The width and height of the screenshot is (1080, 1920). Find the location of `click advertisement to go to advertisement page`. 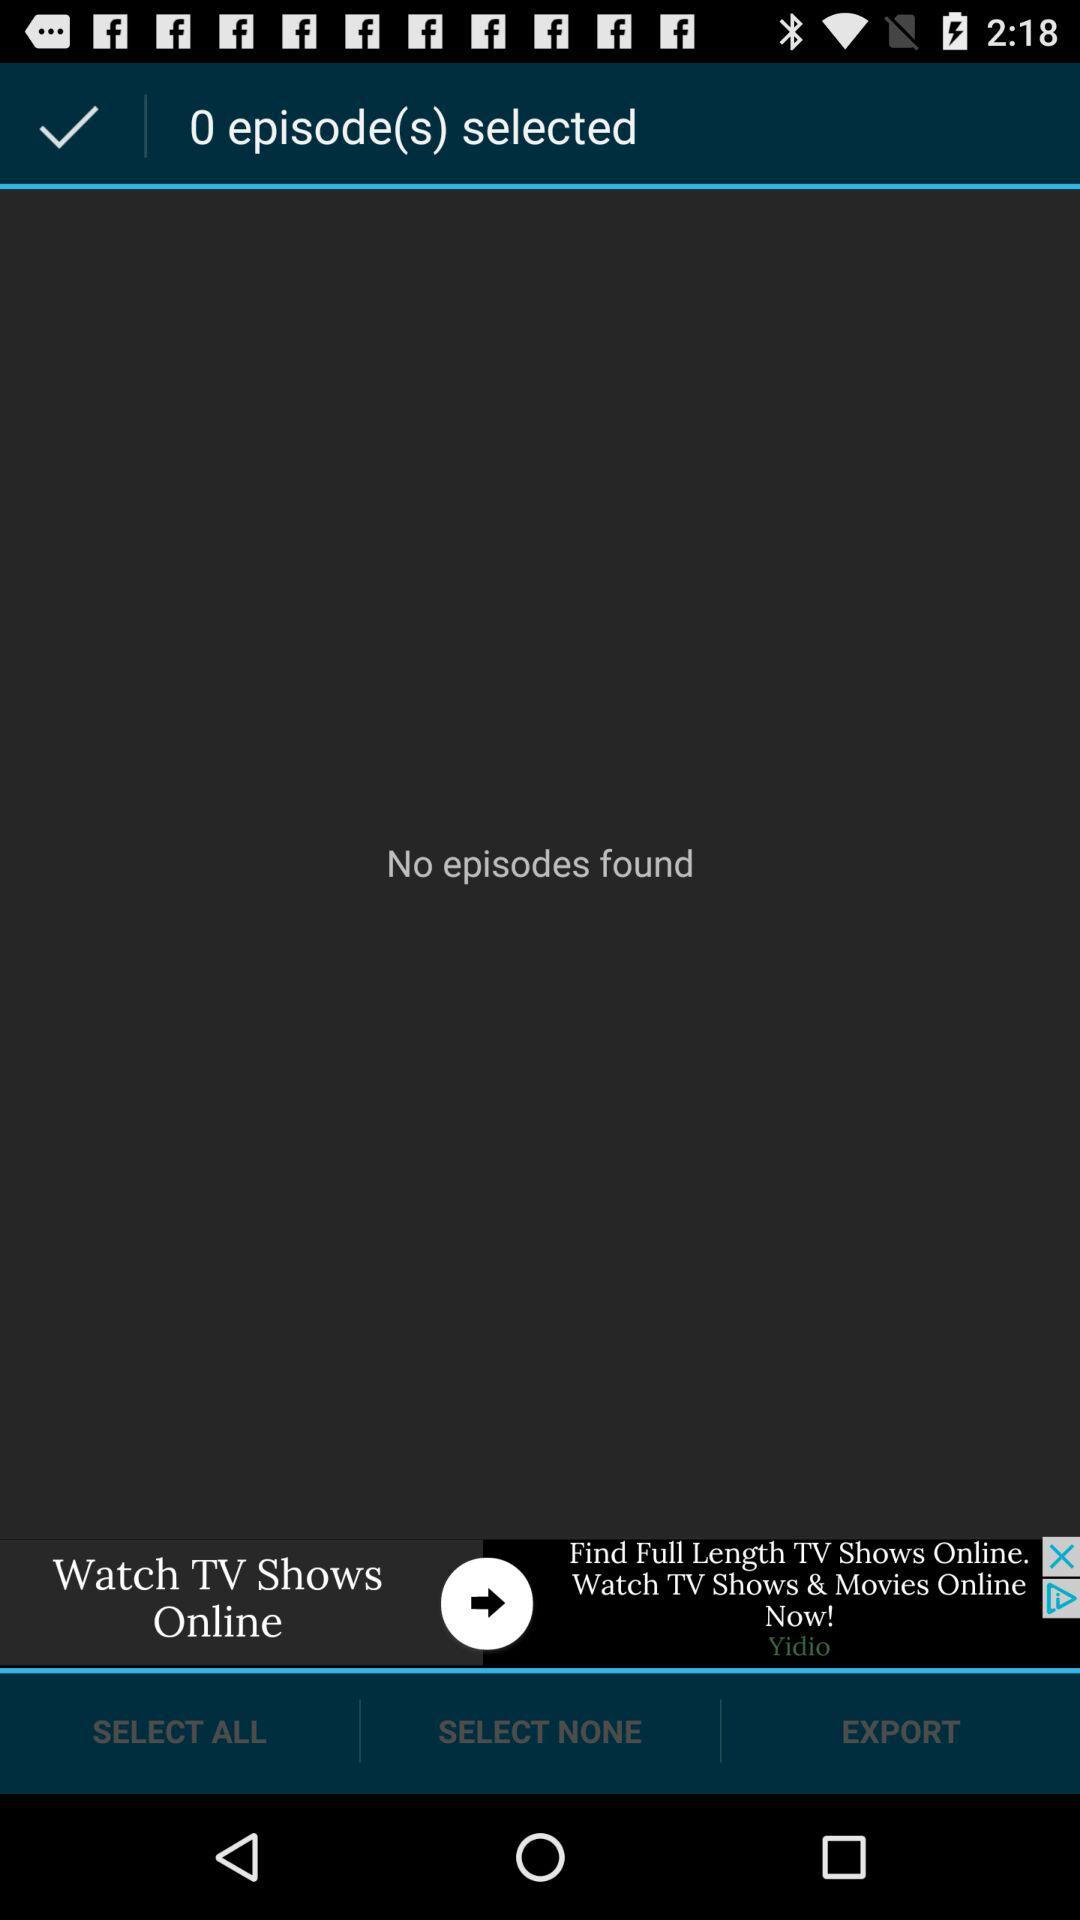

click advertisement to go to advertisement page is located at coordinates (540, 1602).